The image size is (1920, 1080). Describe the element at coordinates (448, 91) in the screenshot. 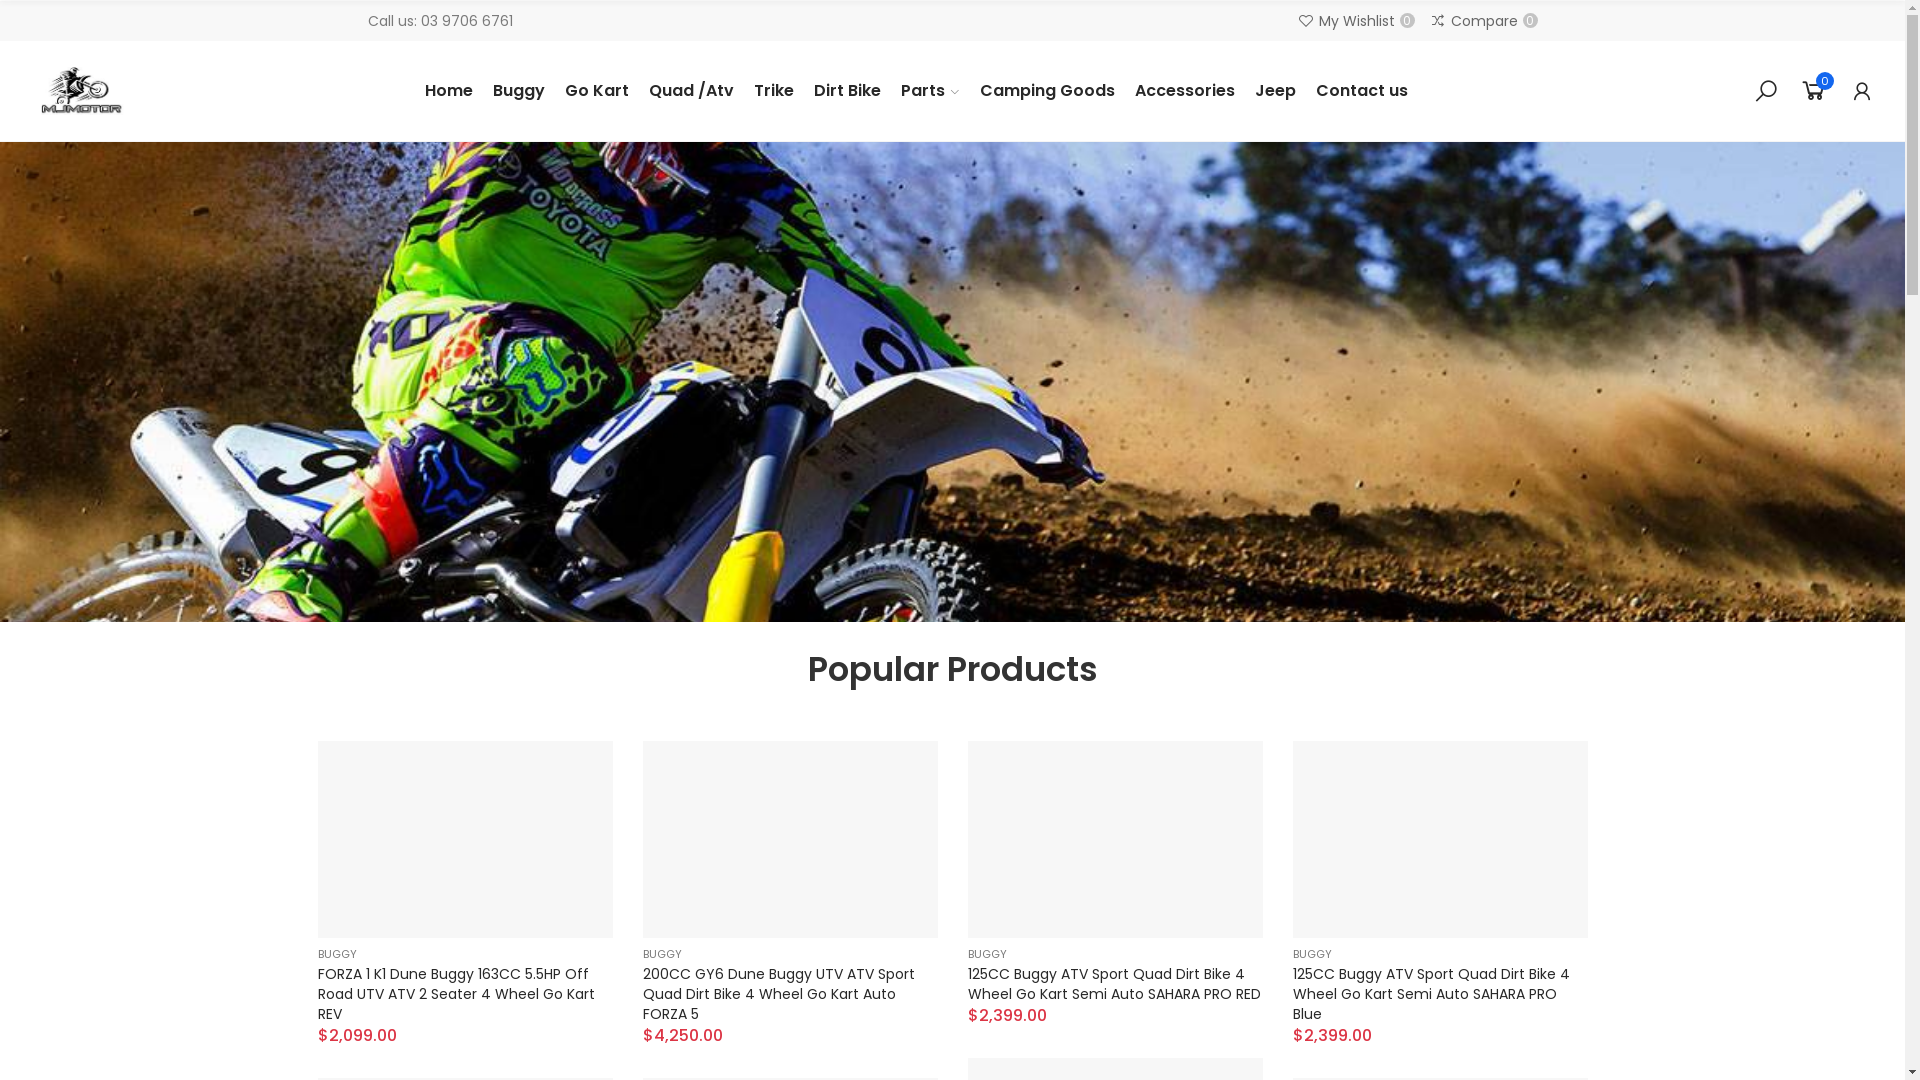

I see `'Home'` at that location.